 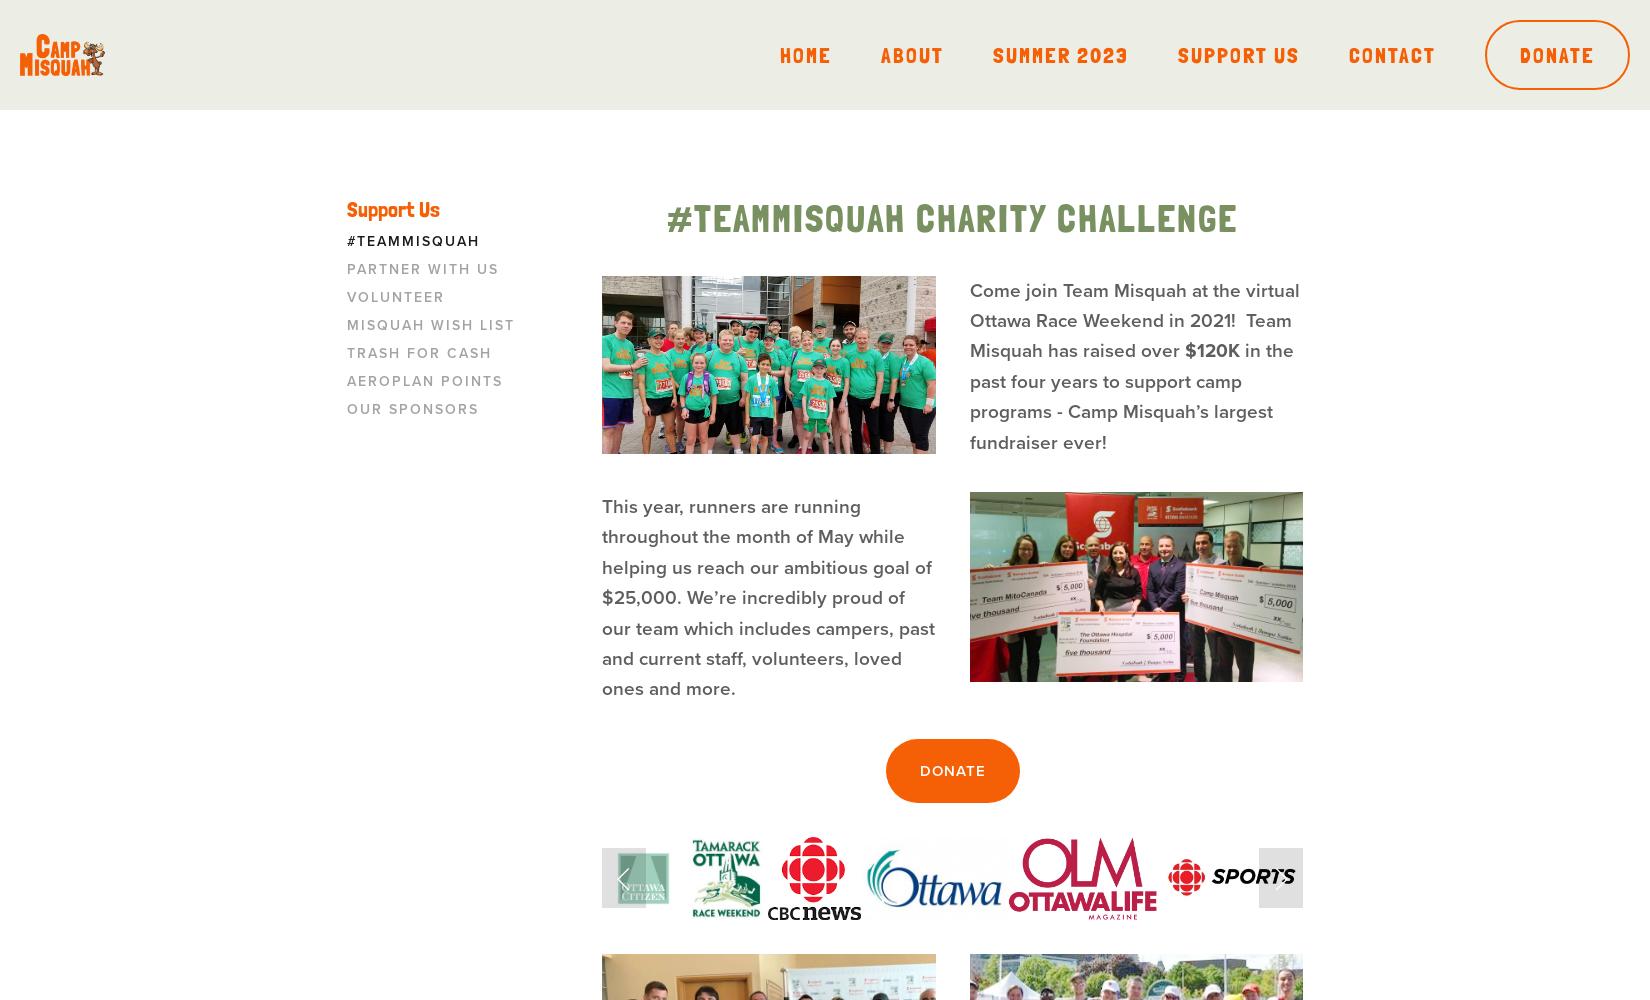 What do you see at coordinates (429, 324) in the screenshot?
I see `'Misquah Wish List'` at bounding box center [429, 324].